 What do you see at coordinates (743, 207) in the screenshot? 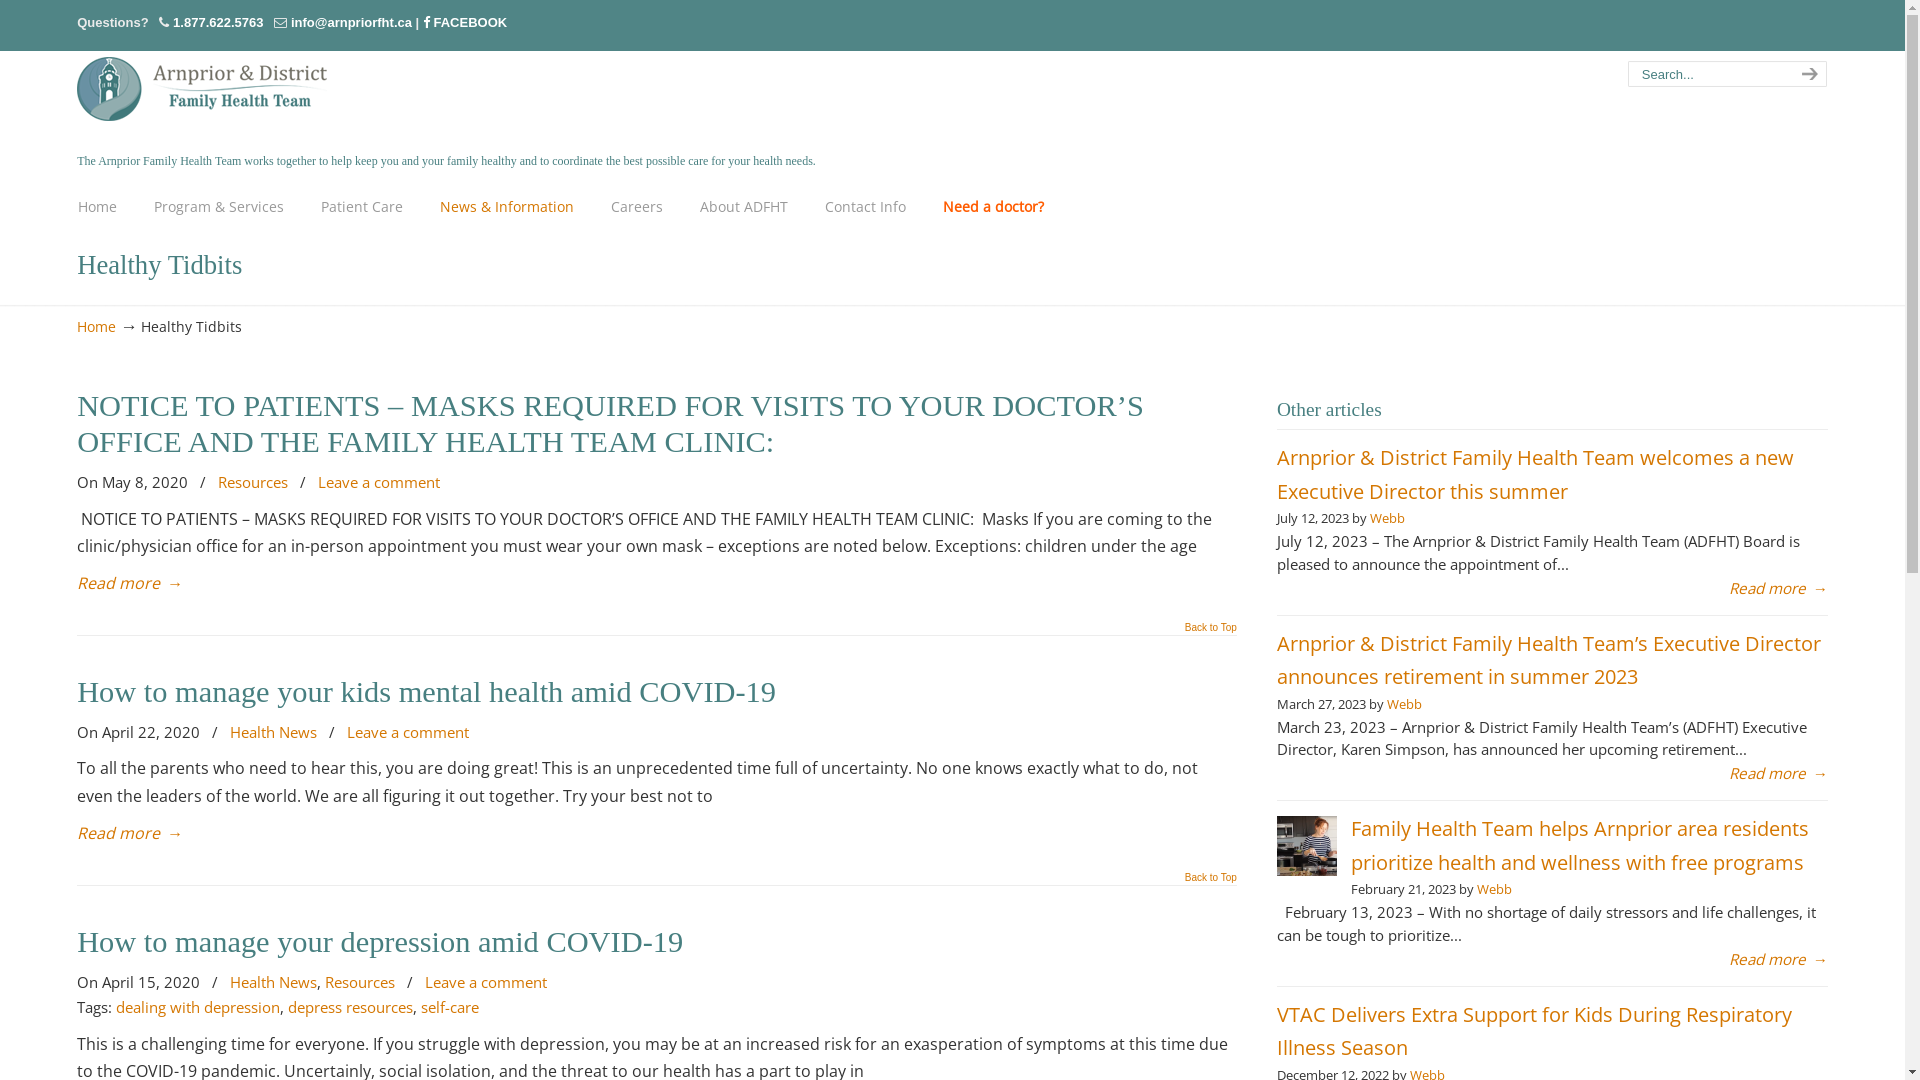
I see `'About ADFHT'` at bounding box center [743, 207].